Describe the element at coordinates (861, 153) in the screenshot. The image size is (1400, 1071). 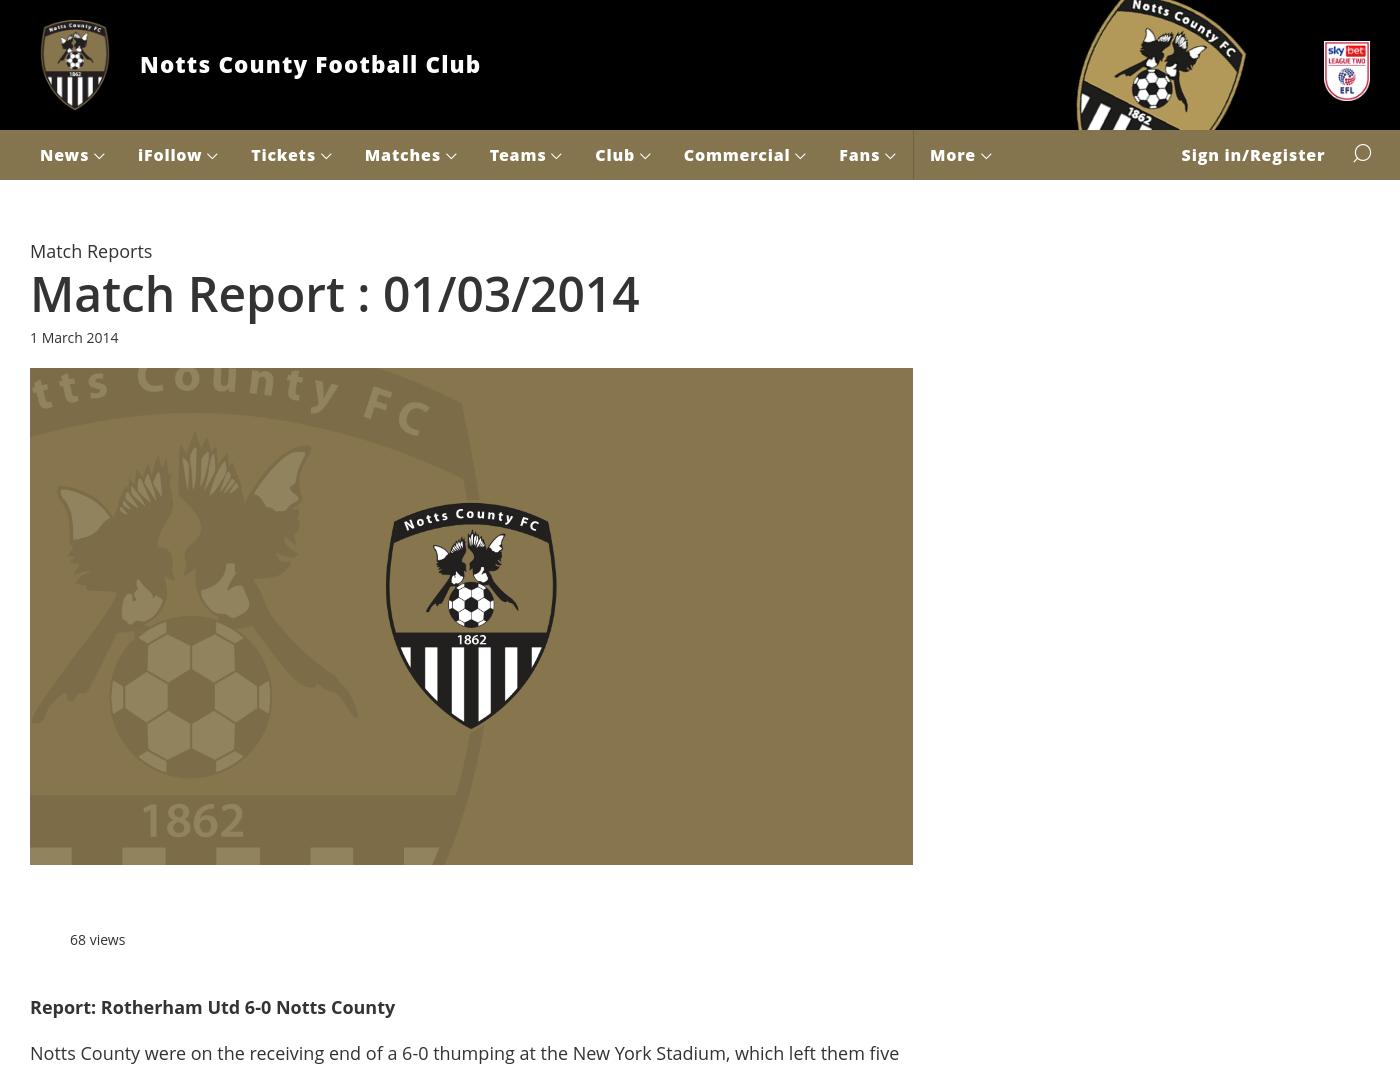
I see `'Fans'` at that location.